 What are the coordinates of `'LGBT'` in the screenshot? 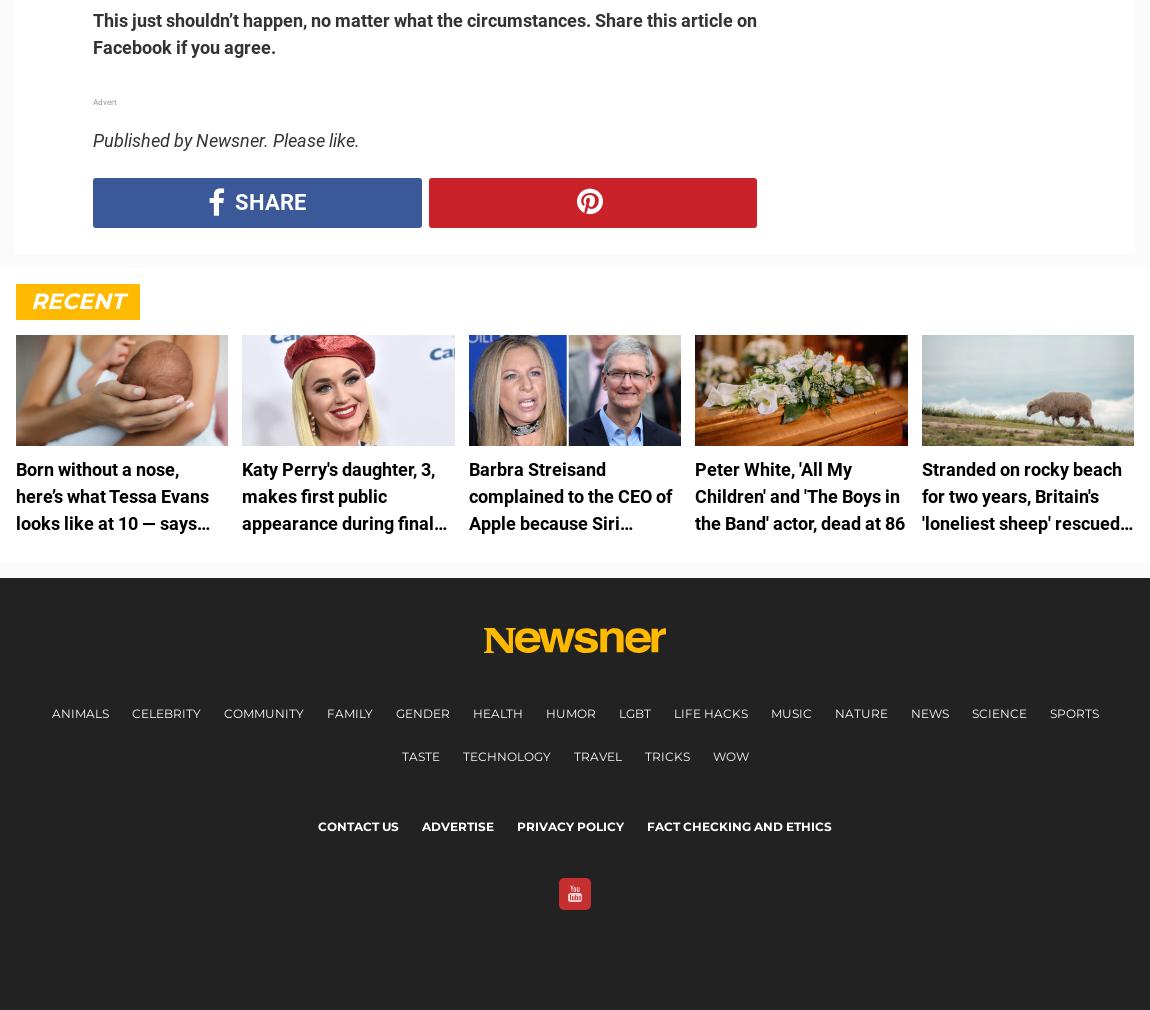 It's located at (632, 712).